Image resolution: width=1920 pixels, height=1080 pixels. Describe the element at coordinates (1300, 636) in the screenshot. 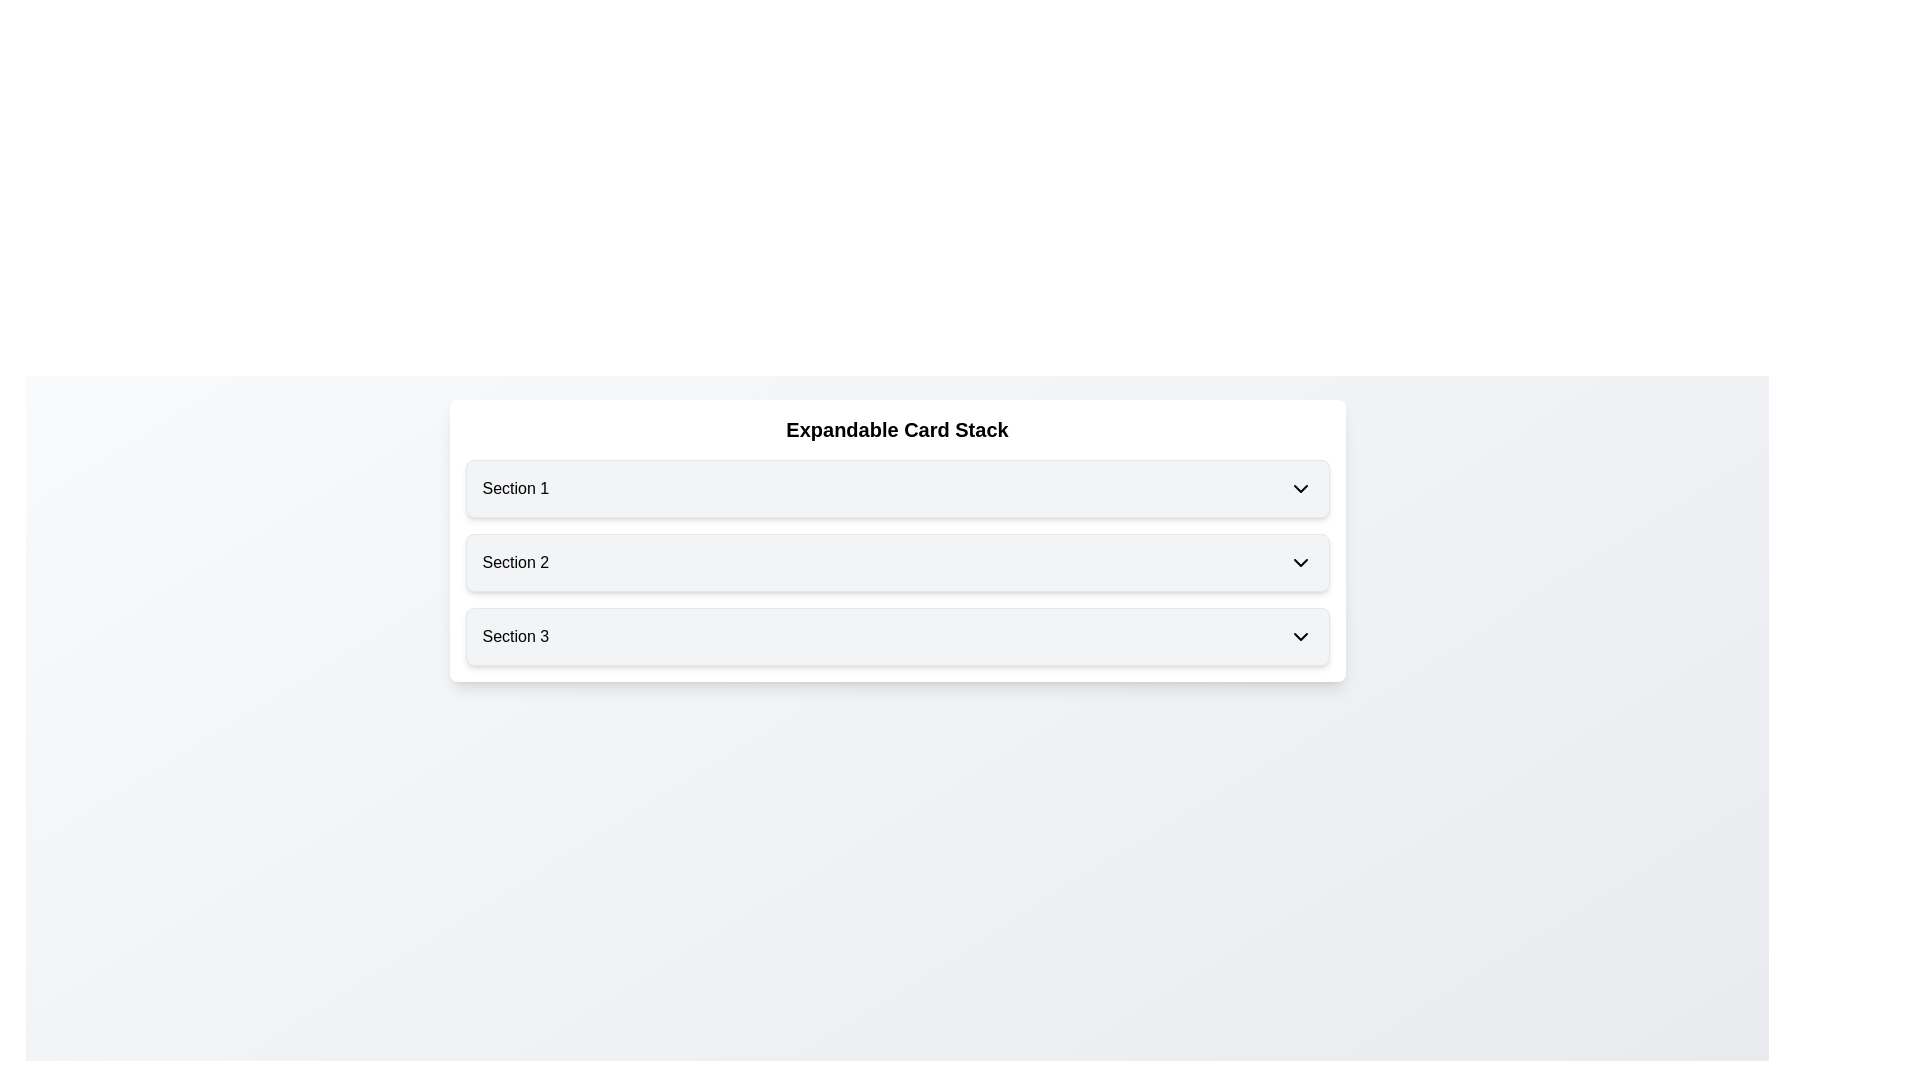

I see `the chevron icon located in the third section labeled 'Section 3'` at that location.